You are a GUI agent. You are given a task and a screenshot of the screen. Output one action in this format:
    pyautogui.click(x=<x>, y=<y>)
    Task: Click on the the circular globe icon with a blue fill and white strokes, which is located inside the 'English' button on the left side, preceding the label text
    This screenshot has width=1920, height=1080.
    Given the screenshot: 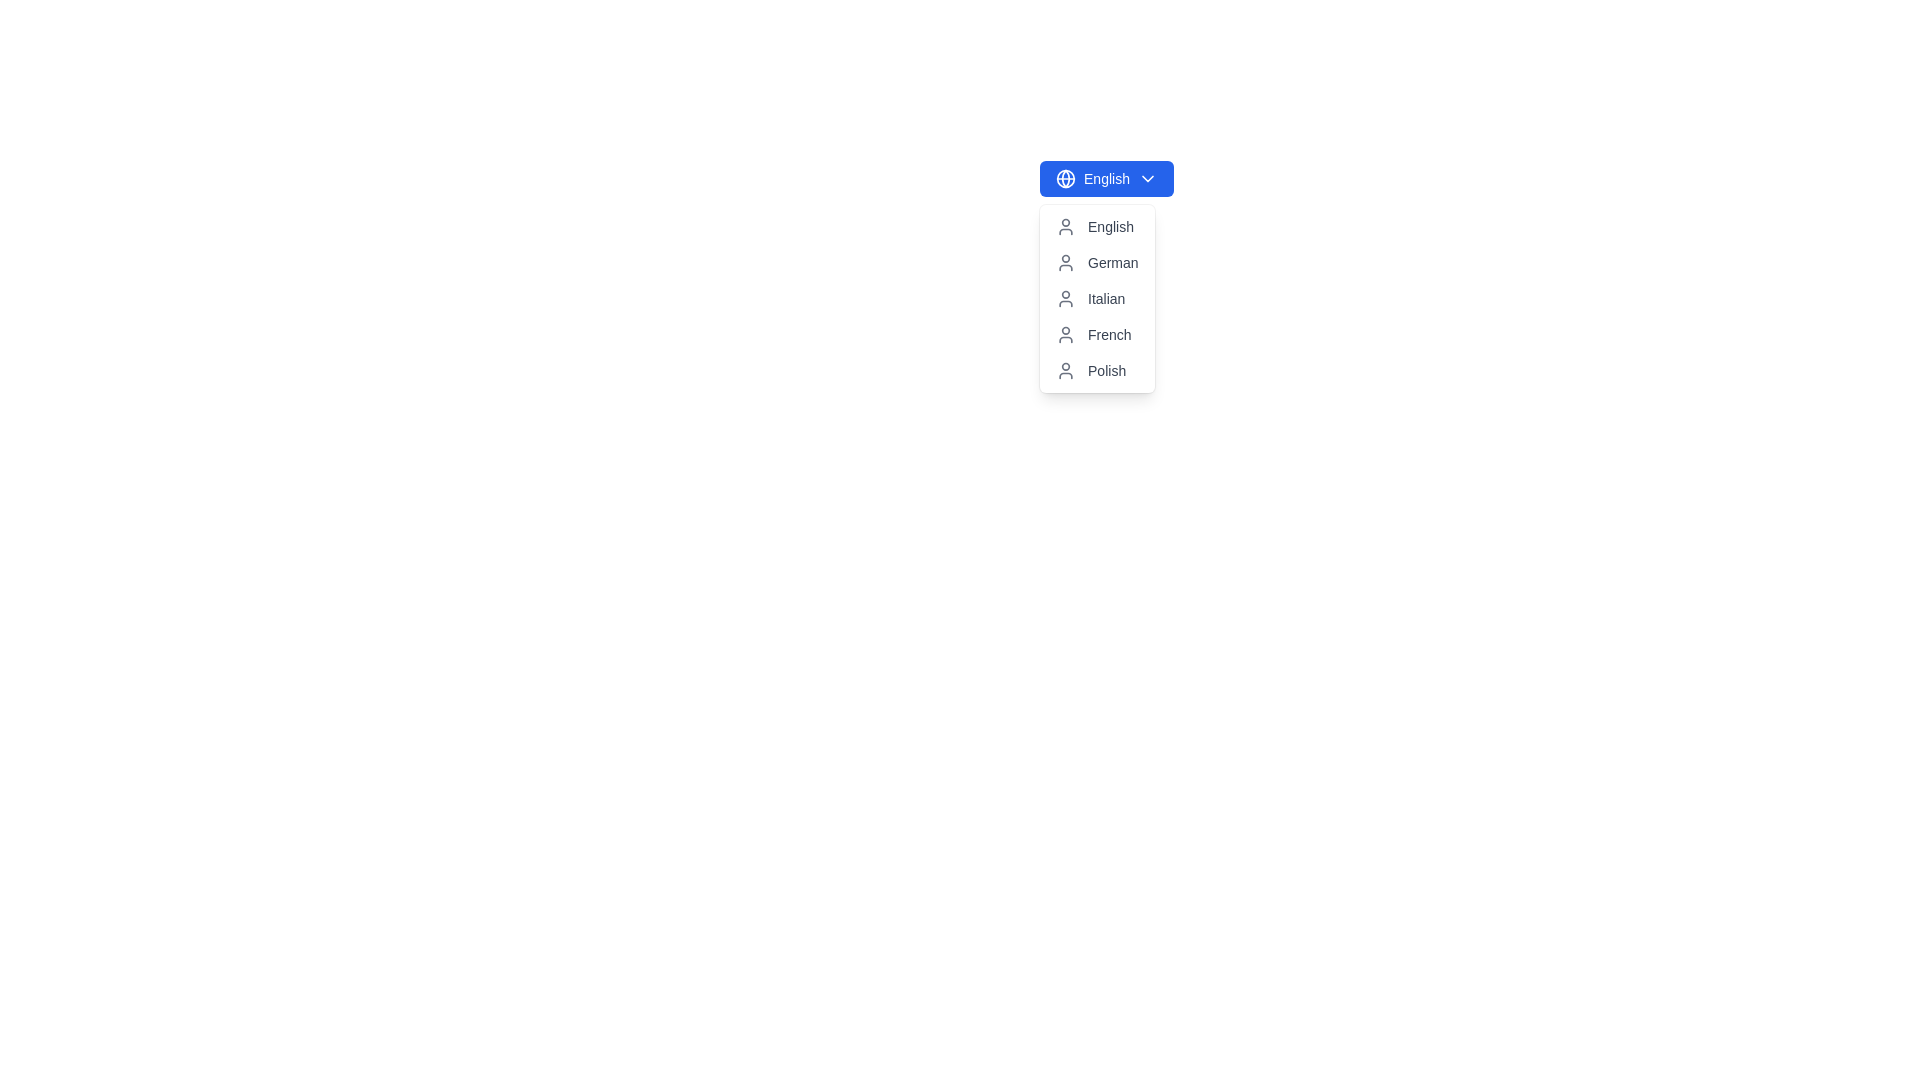 What is the action you would take?
    pyautogui.click(x=1064, y=177)
    